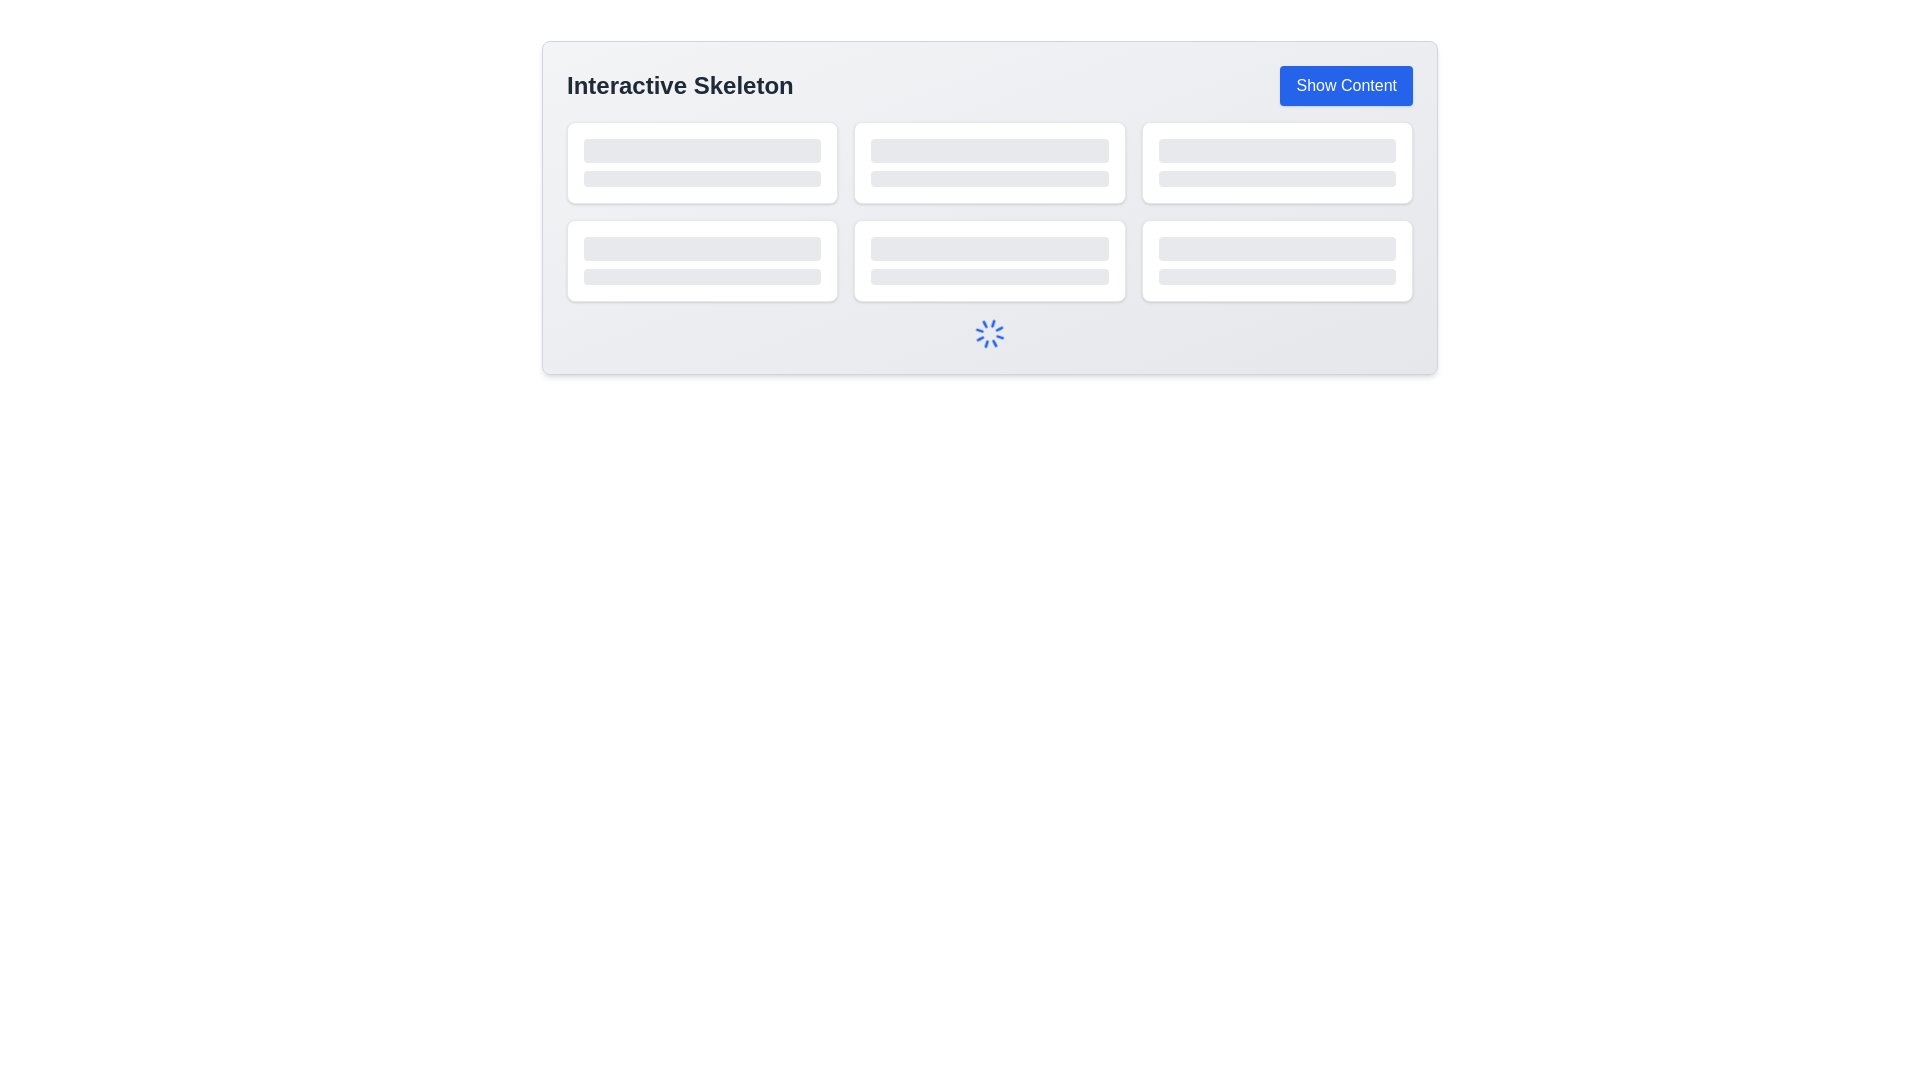  I want to click on the second rectangular loading placeholder, which serves as a visual indicator for loading content in the application's layout, so click(989, 177).